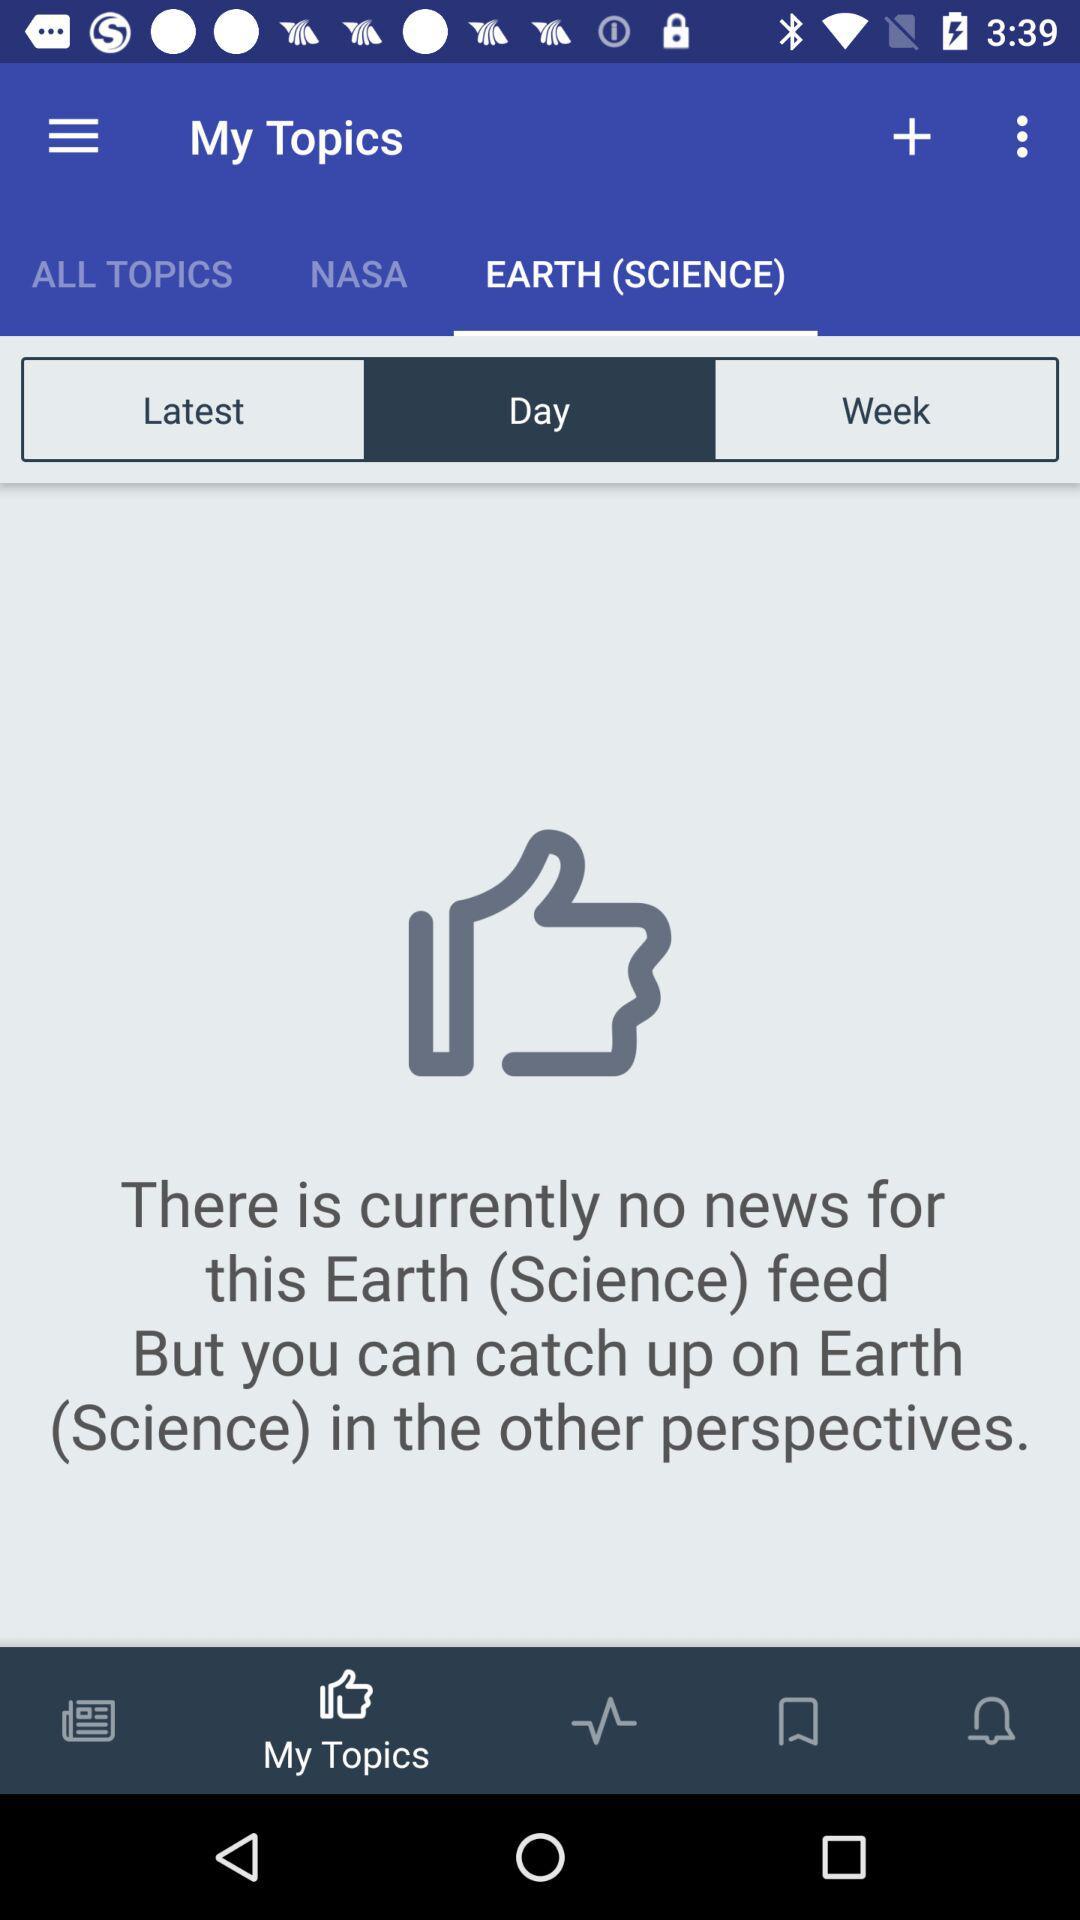 This screenshot has width=1080, height=1920. I want to click on the day item, so click(538, 408).